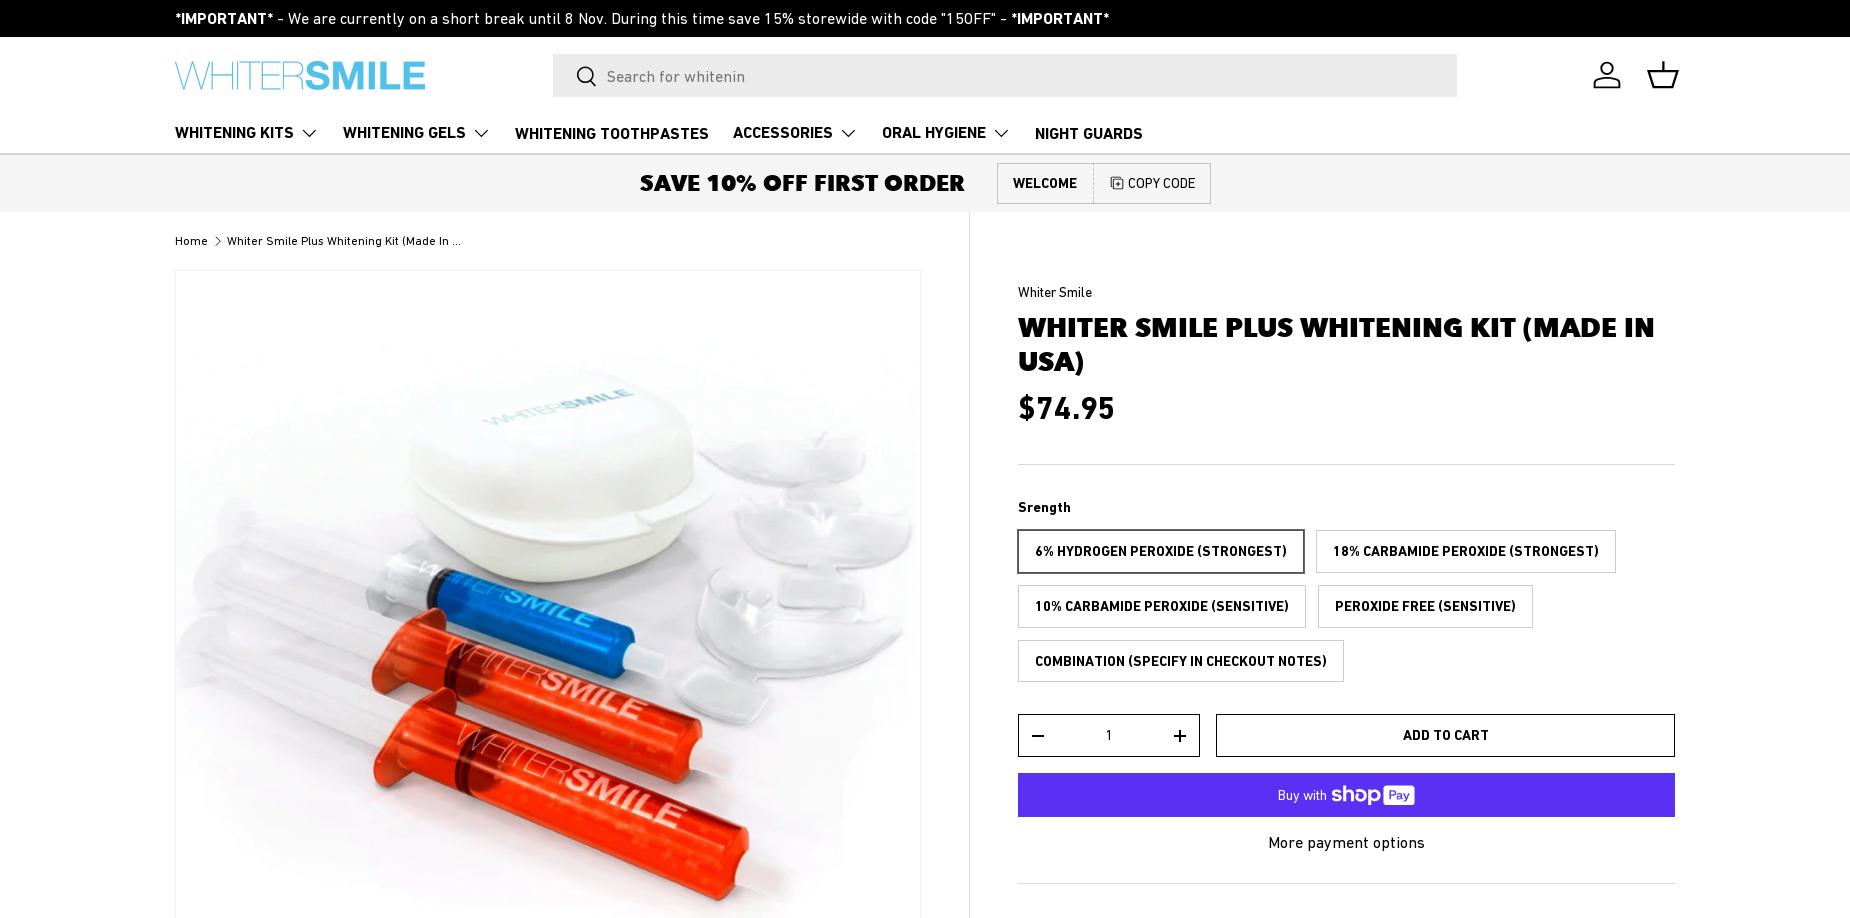 This screenshot has height=918, width=1850. I want to click on 'Whiter Smile Plus Whitening Kit (Made In USA)', so click(351, 238).